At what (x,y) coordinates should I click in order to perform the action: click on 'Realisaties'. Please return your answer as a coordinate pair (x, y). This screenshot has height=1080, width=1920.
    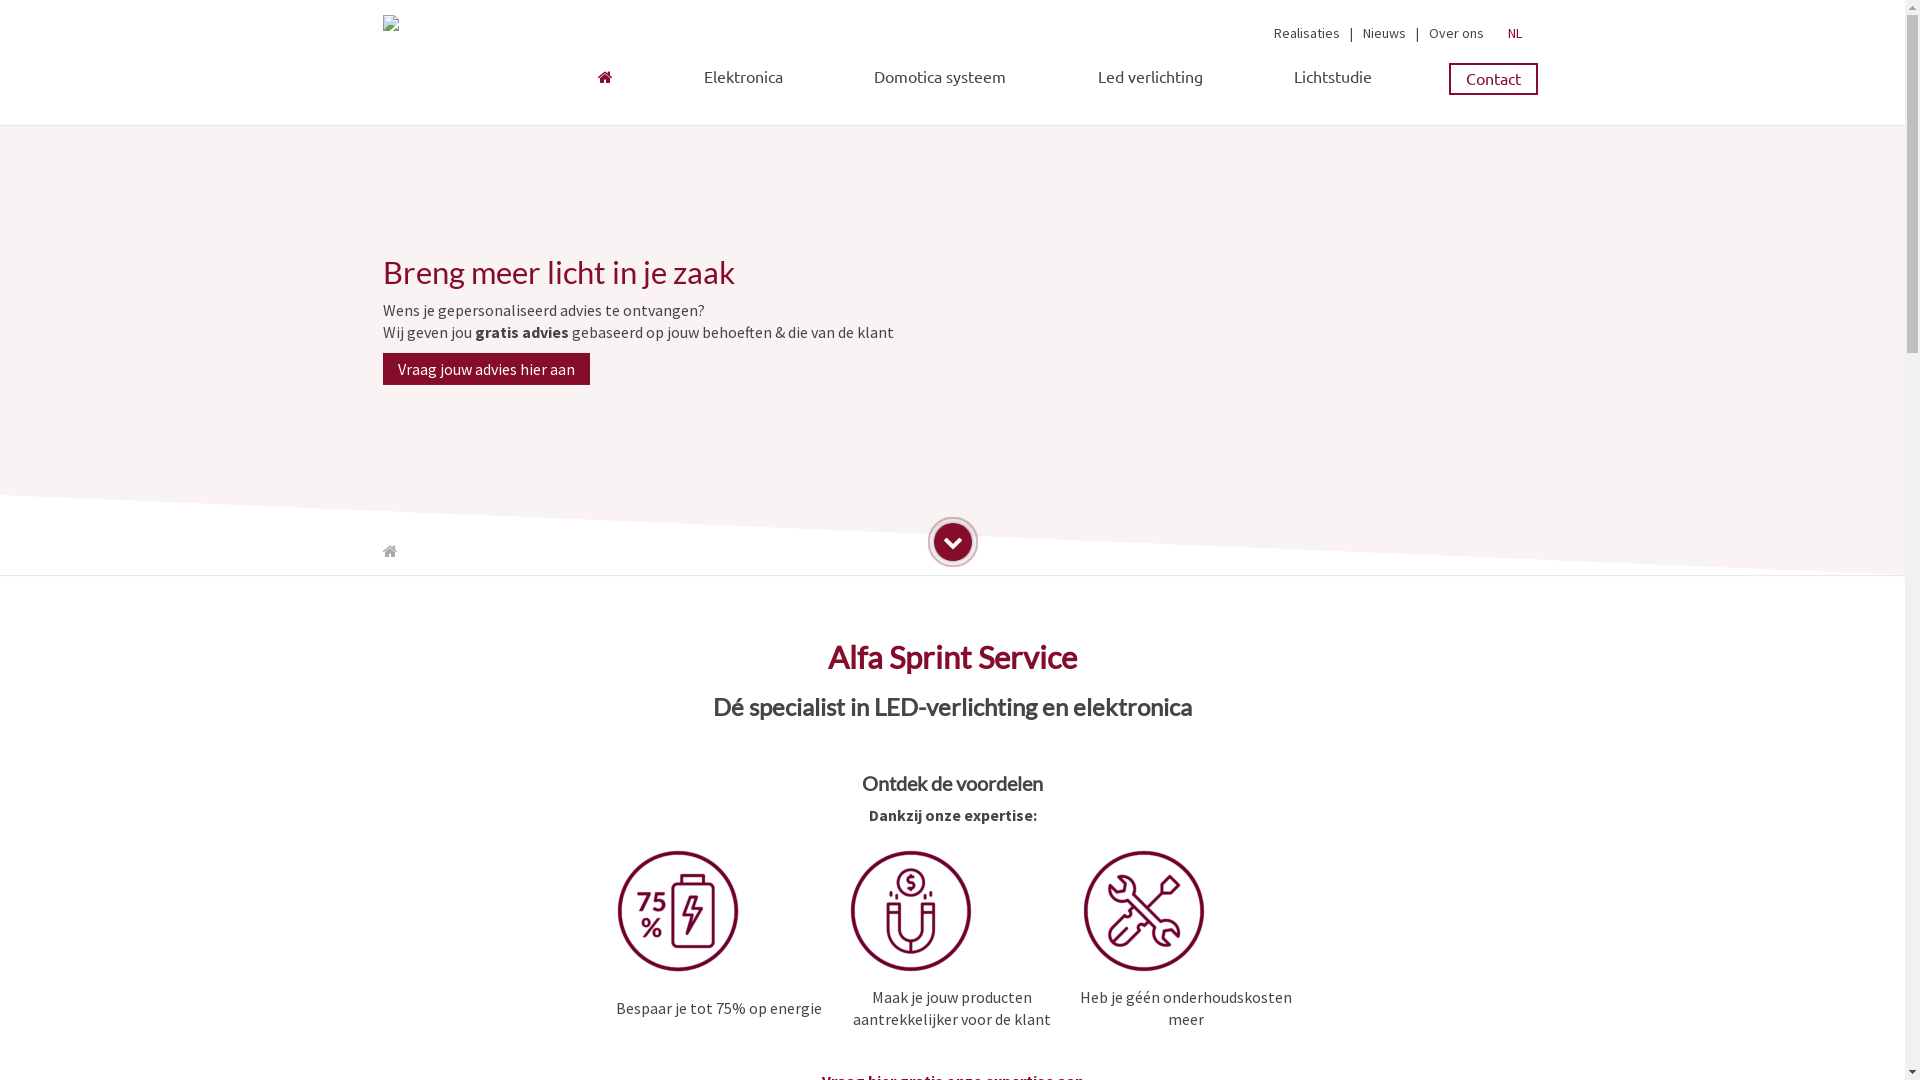
    Looking at the image, I should click on (1306, 33).